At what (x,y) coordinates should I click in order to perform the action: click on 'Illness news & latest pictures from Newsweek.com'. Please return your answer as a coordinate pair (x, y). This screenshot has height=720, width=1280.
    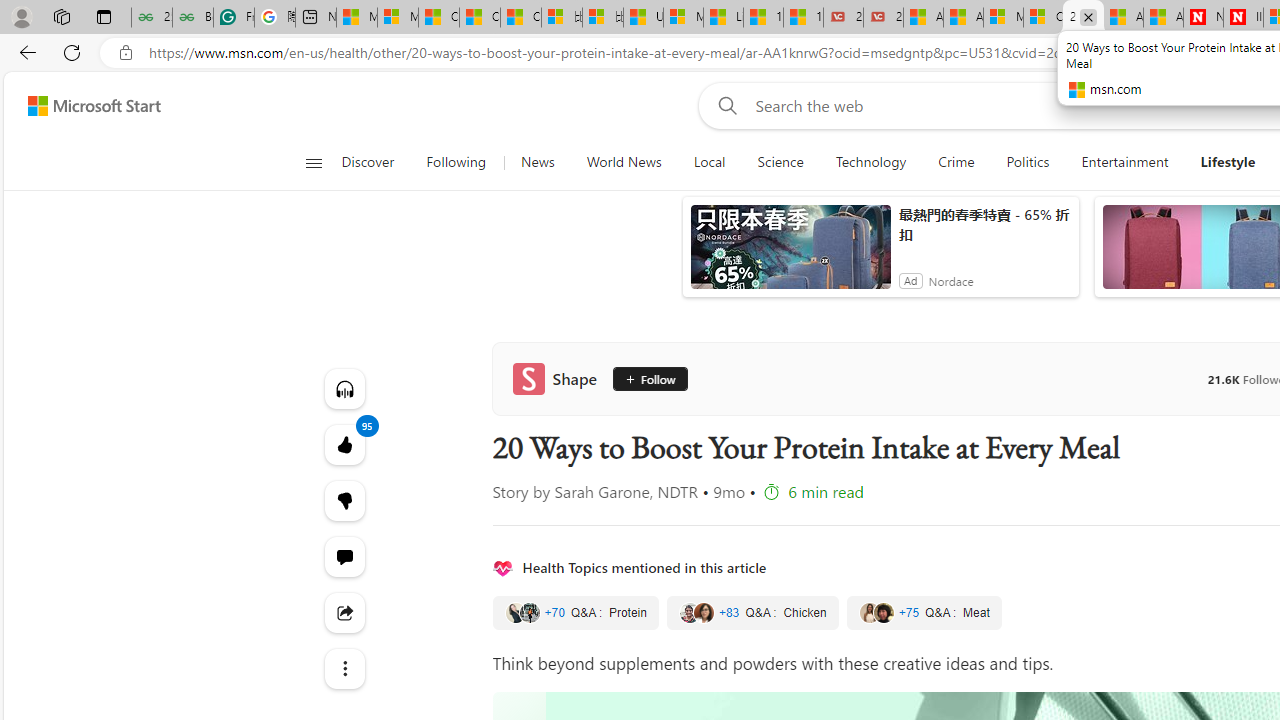
    Looking at the image, I should click on (1242, 17).